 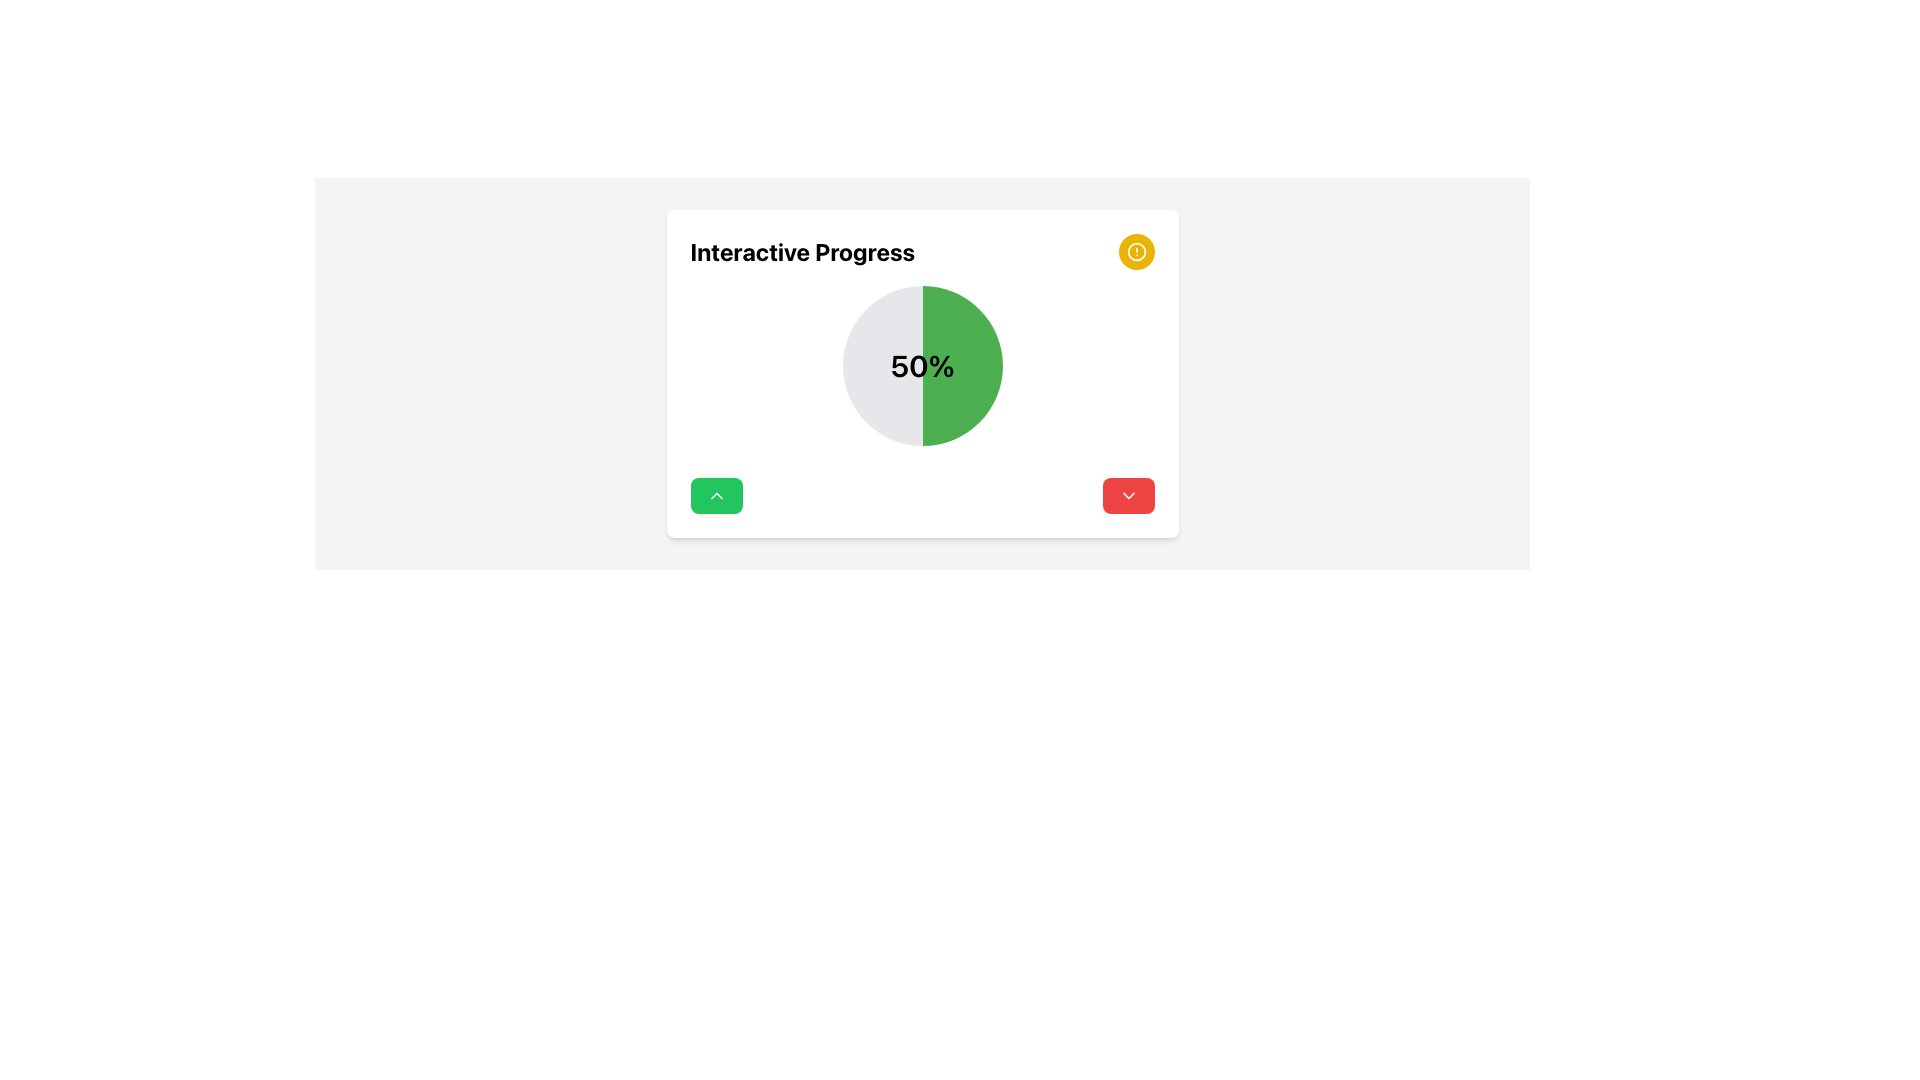 I want to click on chevron-shaped icon located within the red rectangular button on the bottom-right corner of the 'Interactive Progress' card, so click(x=1128, y=495).